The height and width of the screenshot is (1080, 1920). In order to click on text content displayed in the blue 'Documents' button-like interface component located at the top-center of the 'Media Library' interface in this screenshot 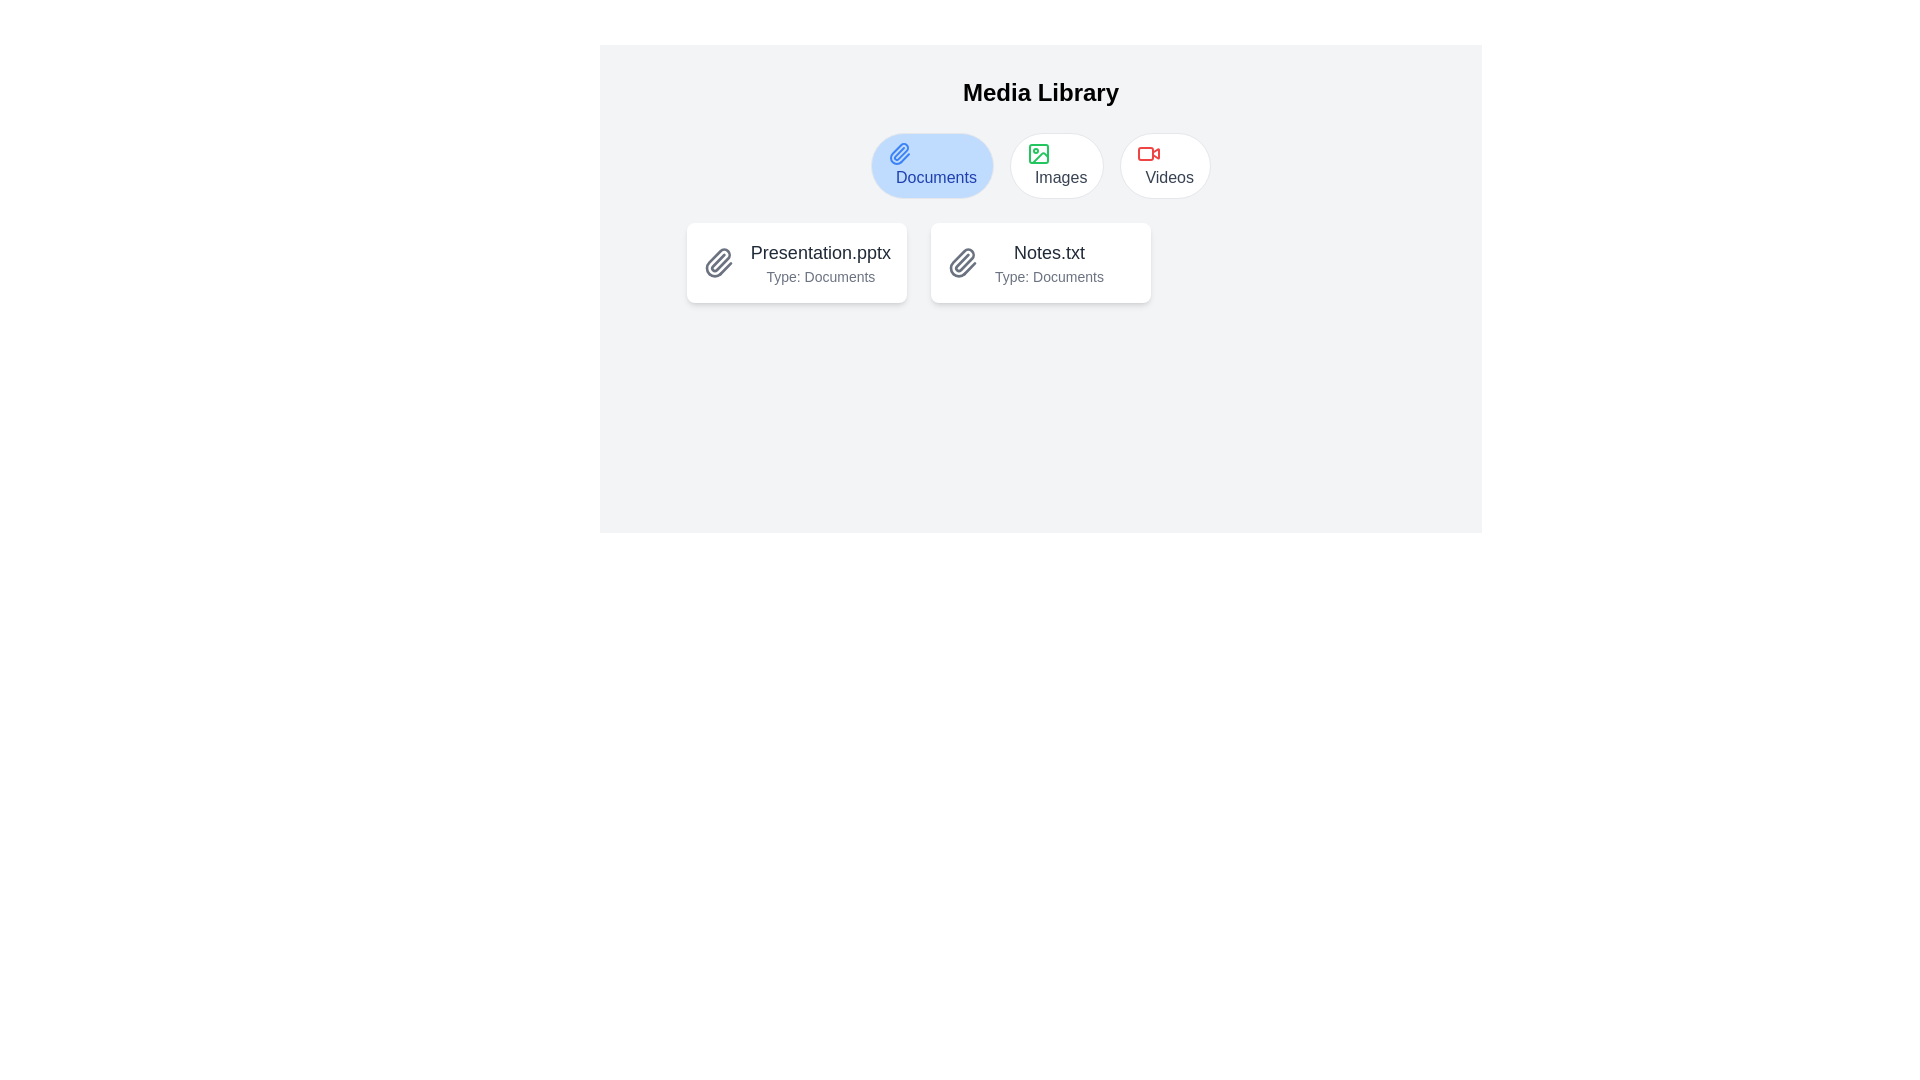, I will do `click(935, 176)`.